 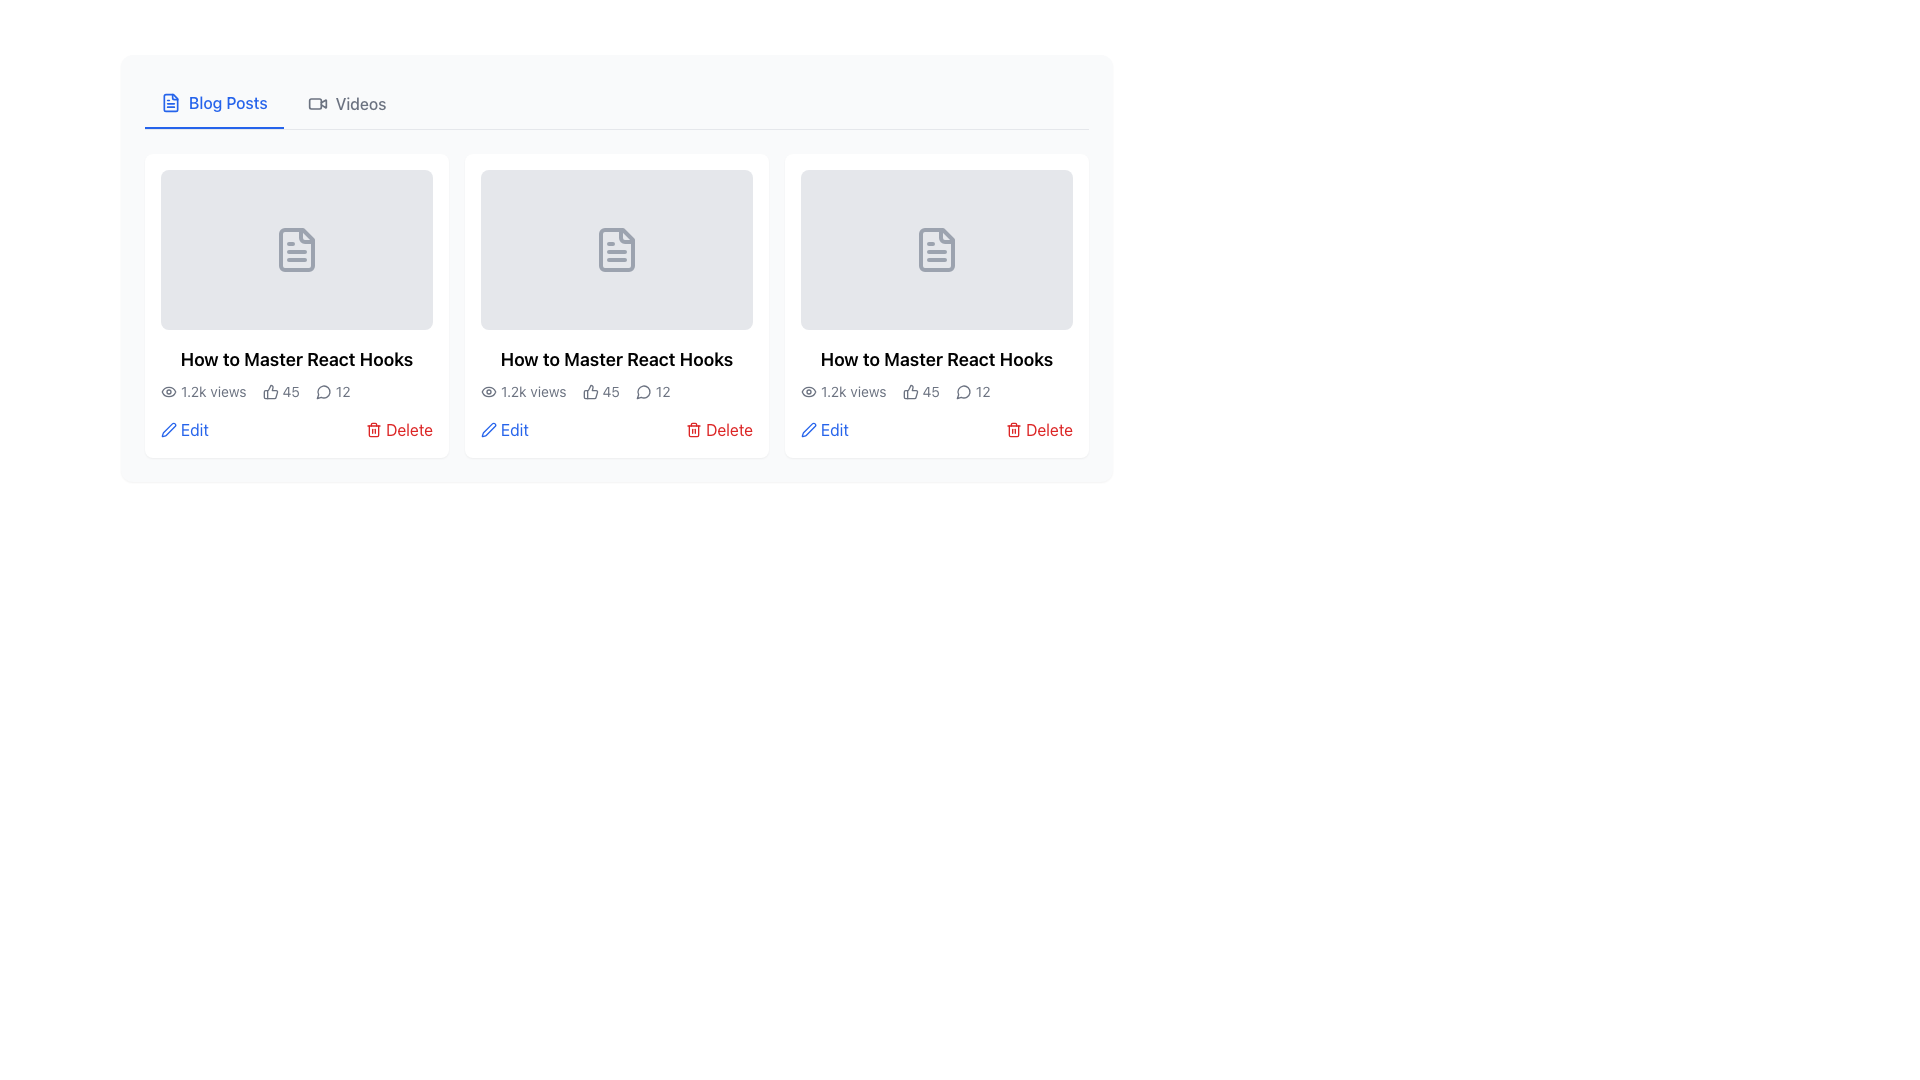 What do you see at coordinates (809, 428) in the screenshot?
I see `the 'Edit' icon, resembling a pen or writing utensil, located in the second blog card of the middle column to gather information` at bounding box center [809, 428].